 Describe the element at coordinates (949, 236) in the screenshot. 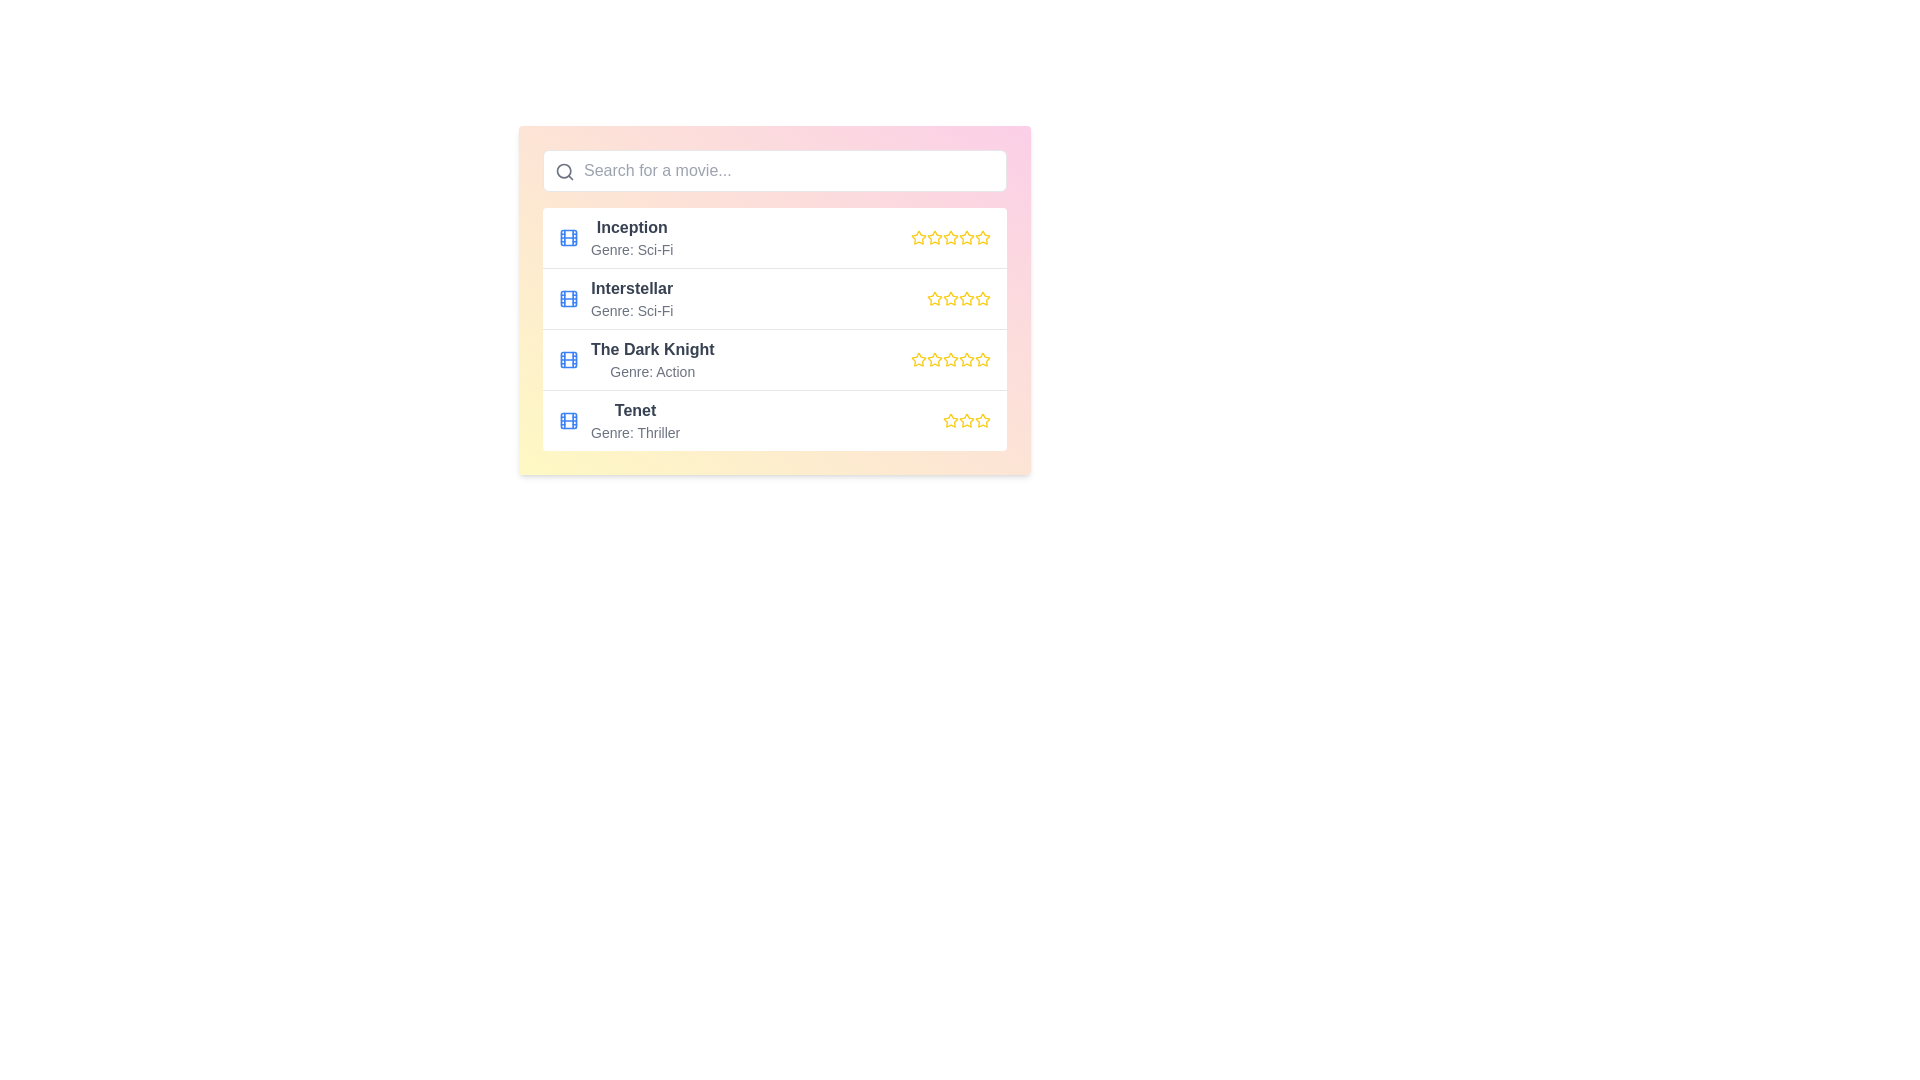

I see `the second star-shaped icon with a hollow center and yellow outline next to the movie 'Inception'` at that location.